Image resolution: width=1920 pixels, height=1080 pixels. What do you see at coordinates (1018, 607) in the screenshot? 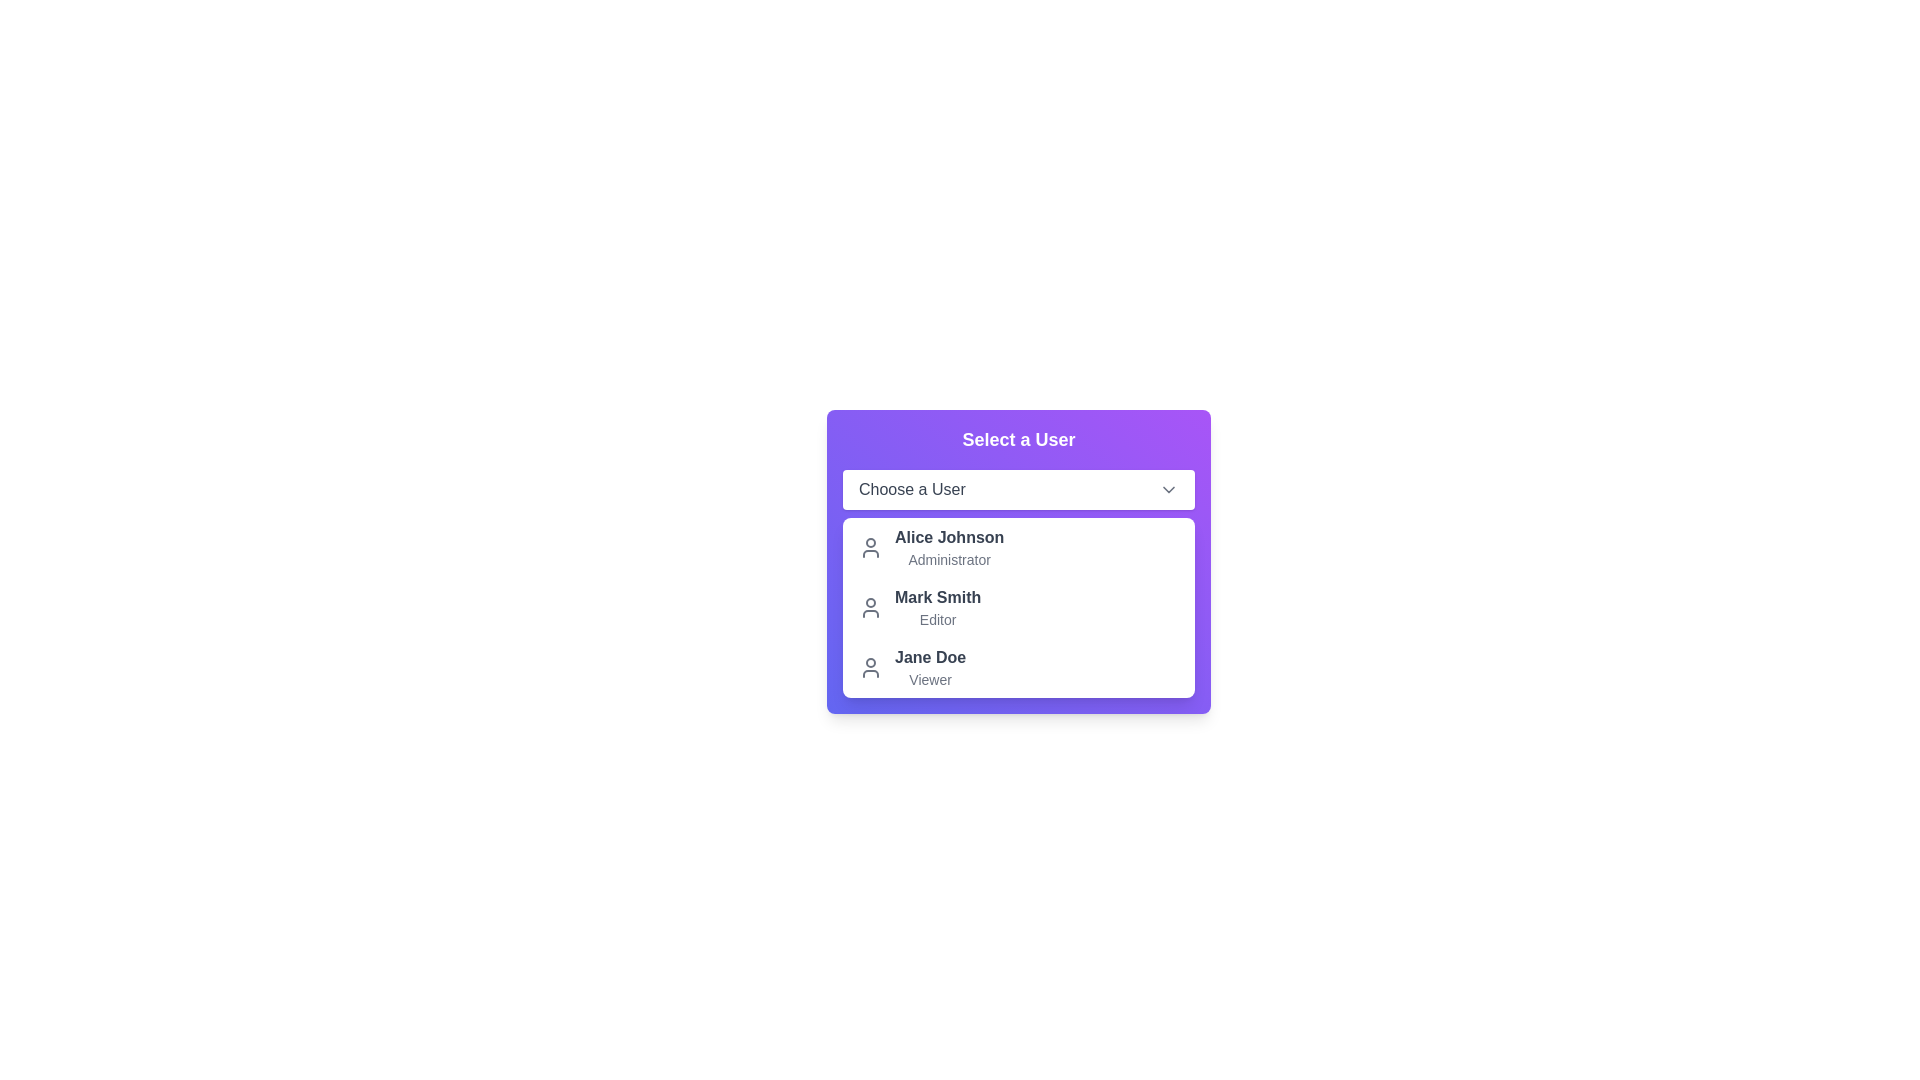
I see `the dropdown list item for 'Mark Smith, Editor'` at bounding box center [1018, 607].